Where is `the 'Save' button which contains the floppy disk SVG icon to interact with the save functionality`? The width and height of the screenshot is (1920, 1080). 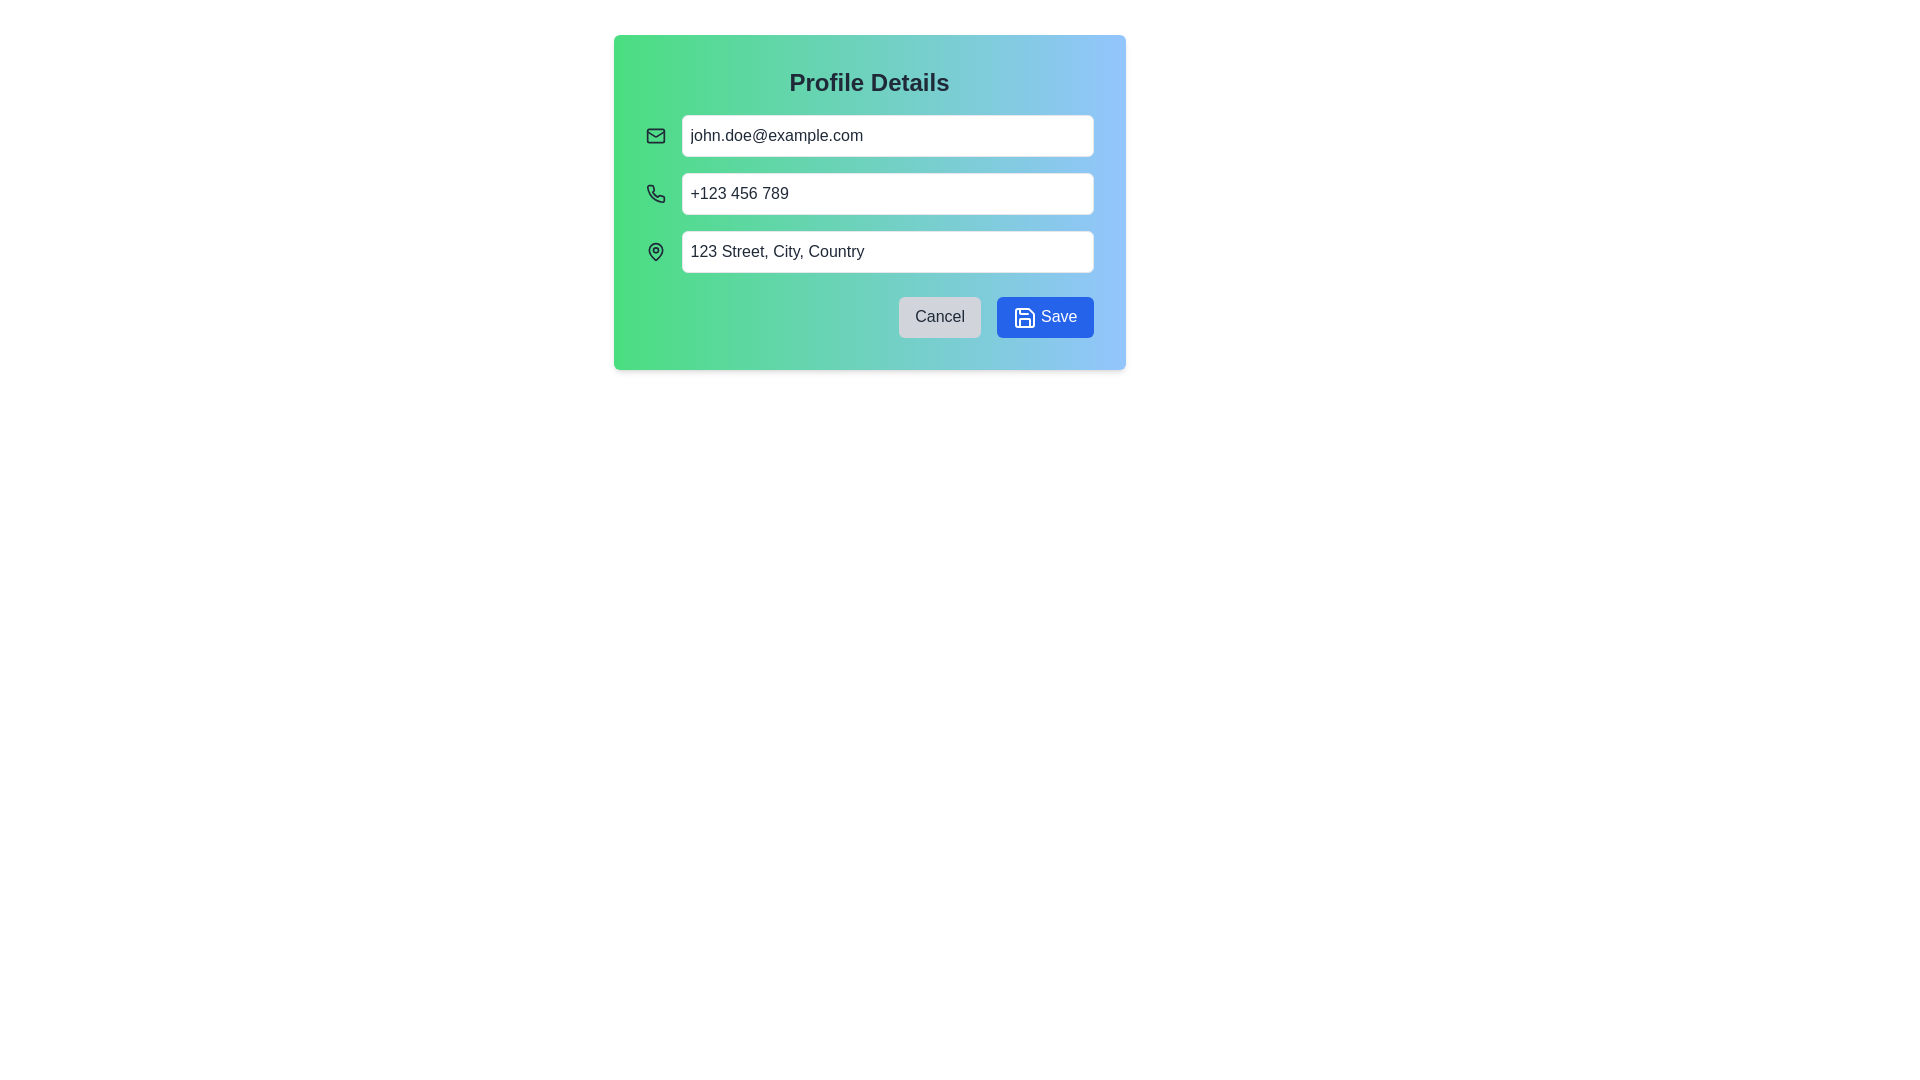
the 'Save' button which contains the floppy disk SVG icon to interact with the save functionality is located at coordinates (1025, 316).